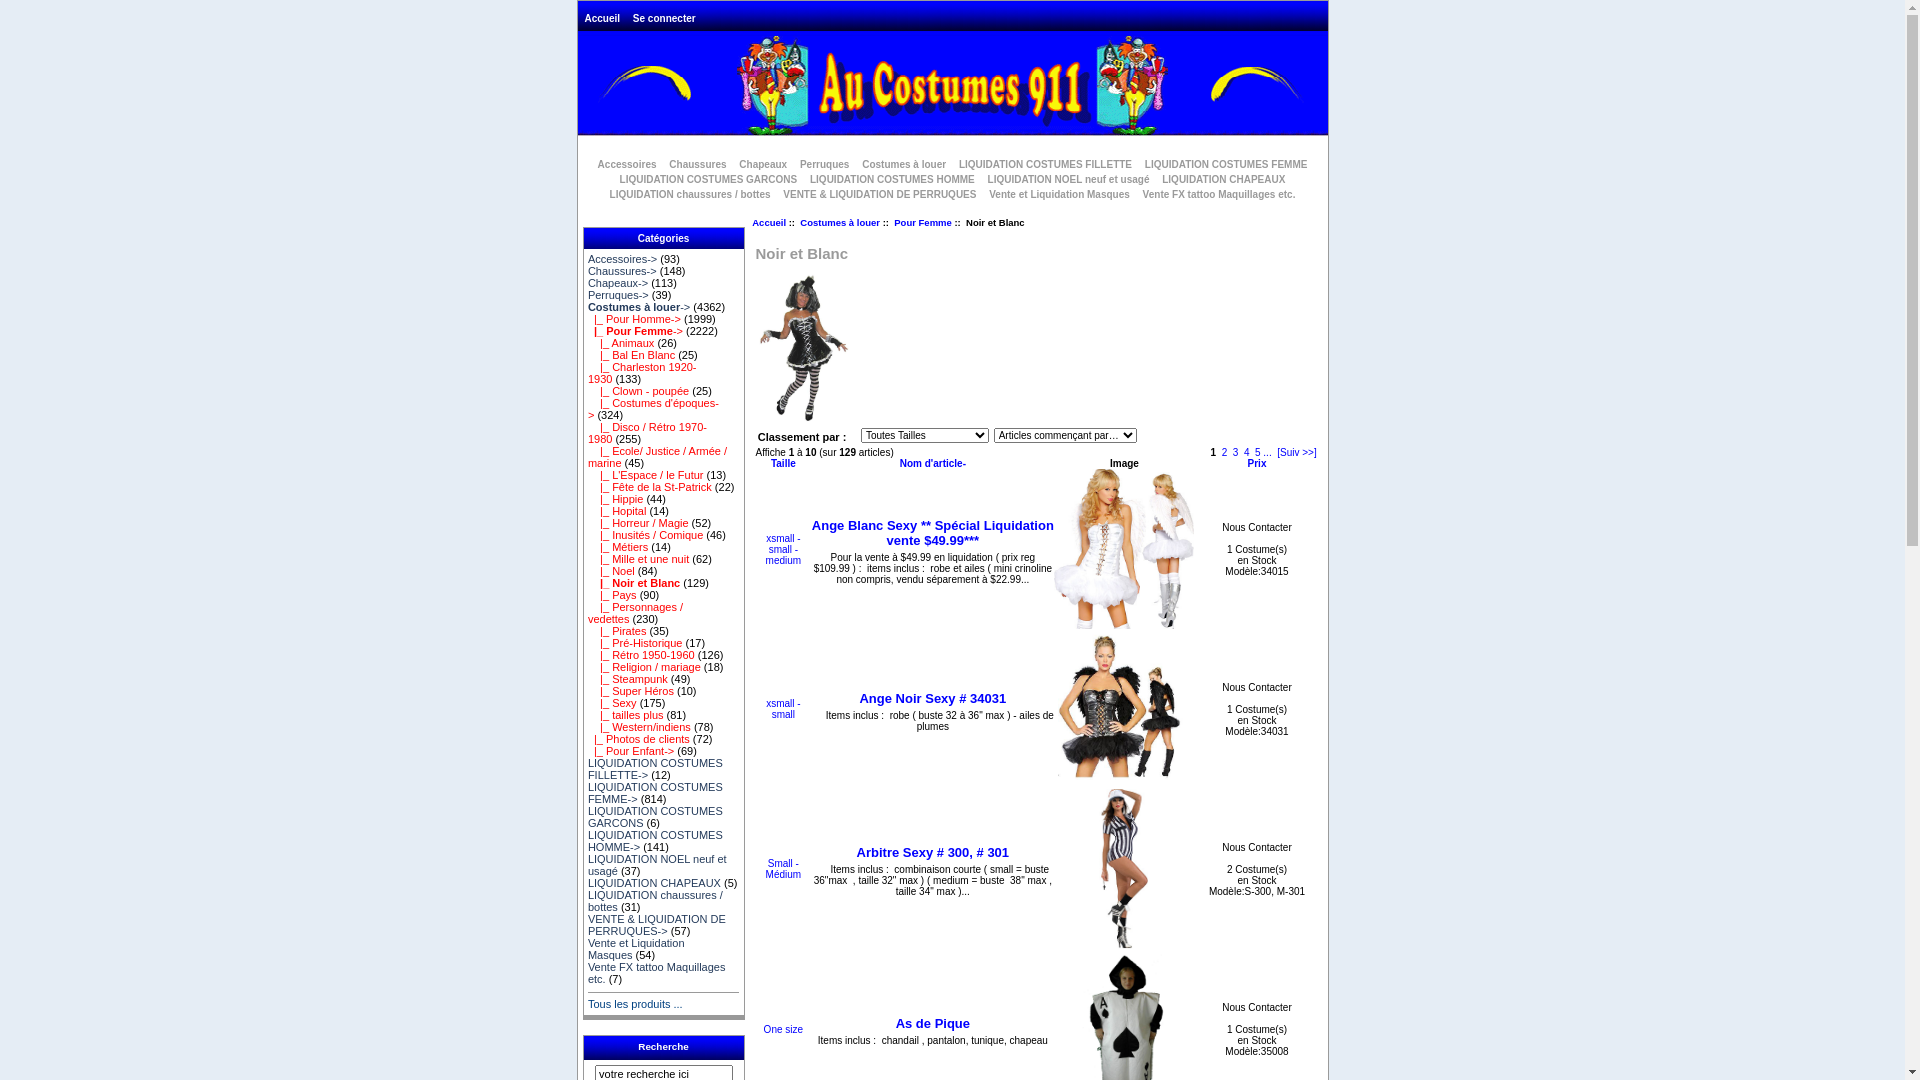  Describe the element at coordinates (587, 582) in the screenshot. I see `'    |_ Noir et Blanc'` at that location.